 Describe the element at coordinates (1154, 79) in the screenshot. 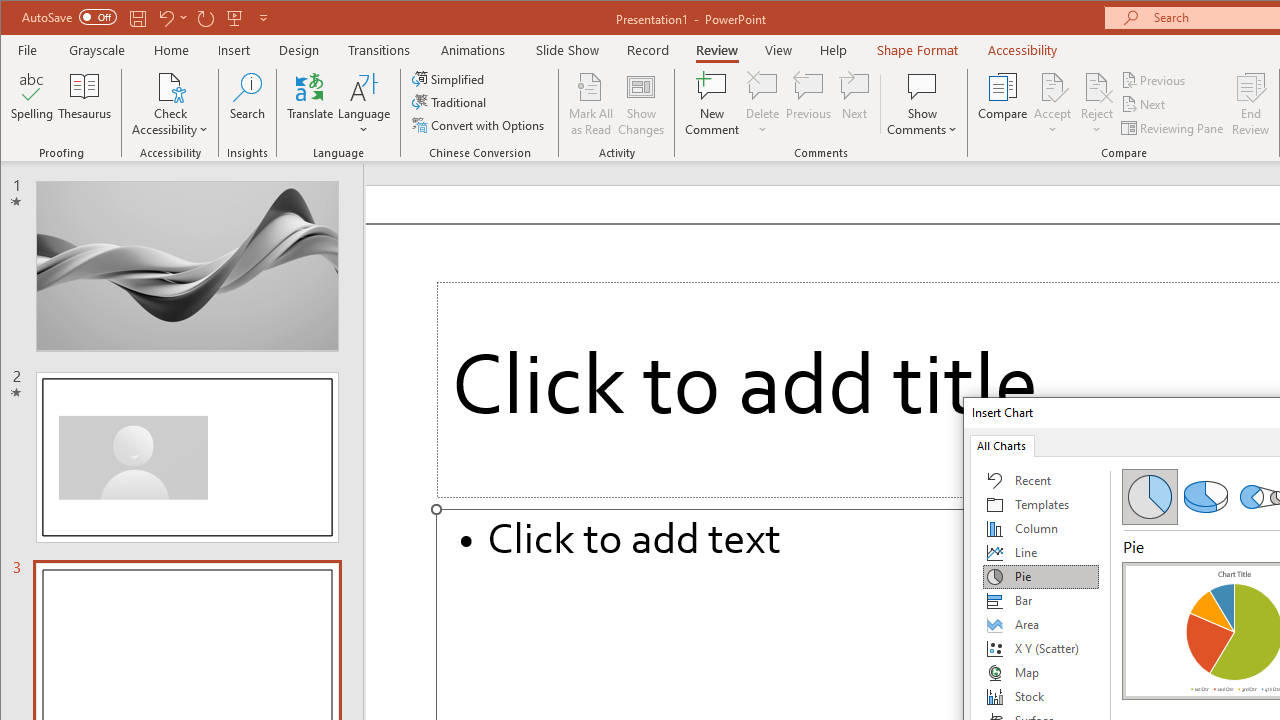

I see `'Previous'` at that location.